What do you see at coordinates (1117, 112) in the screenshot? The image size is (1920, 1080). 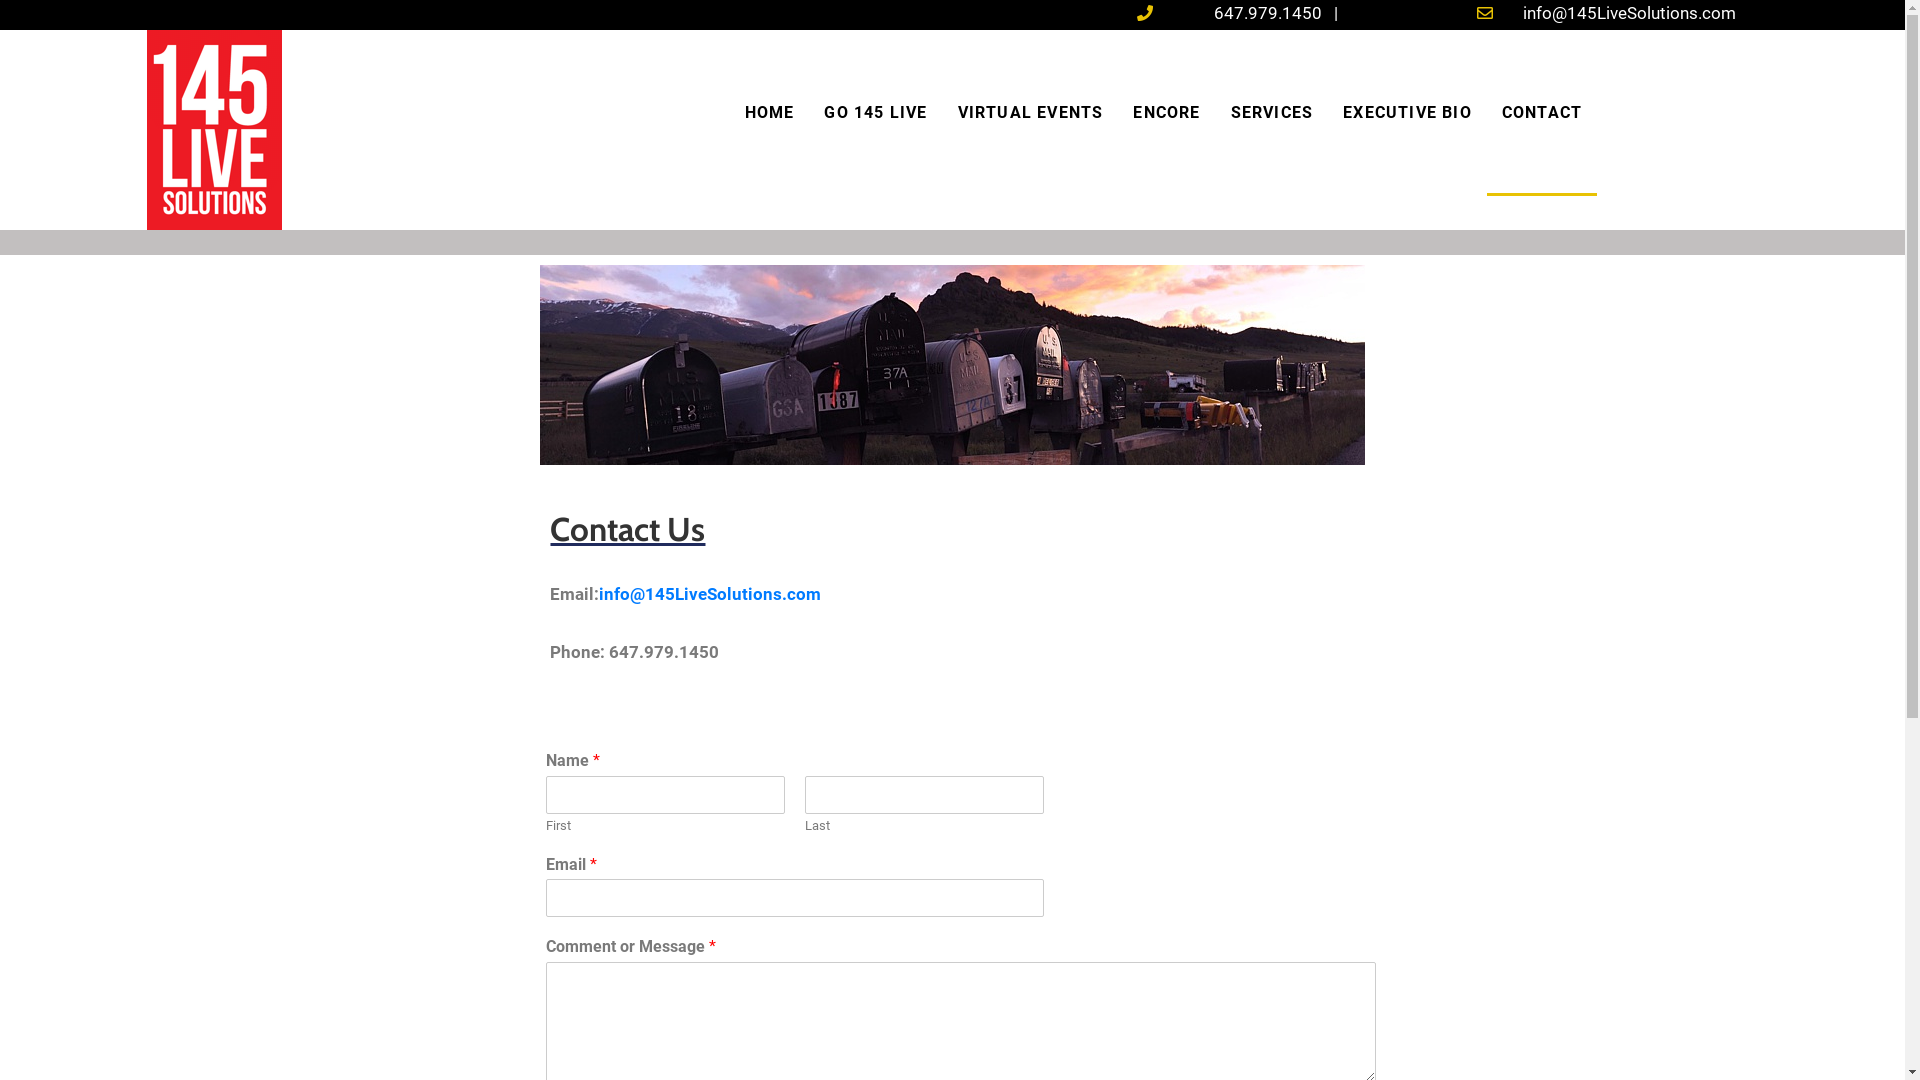 I see `'ENCORE'` at bounding box center [1117, 112].